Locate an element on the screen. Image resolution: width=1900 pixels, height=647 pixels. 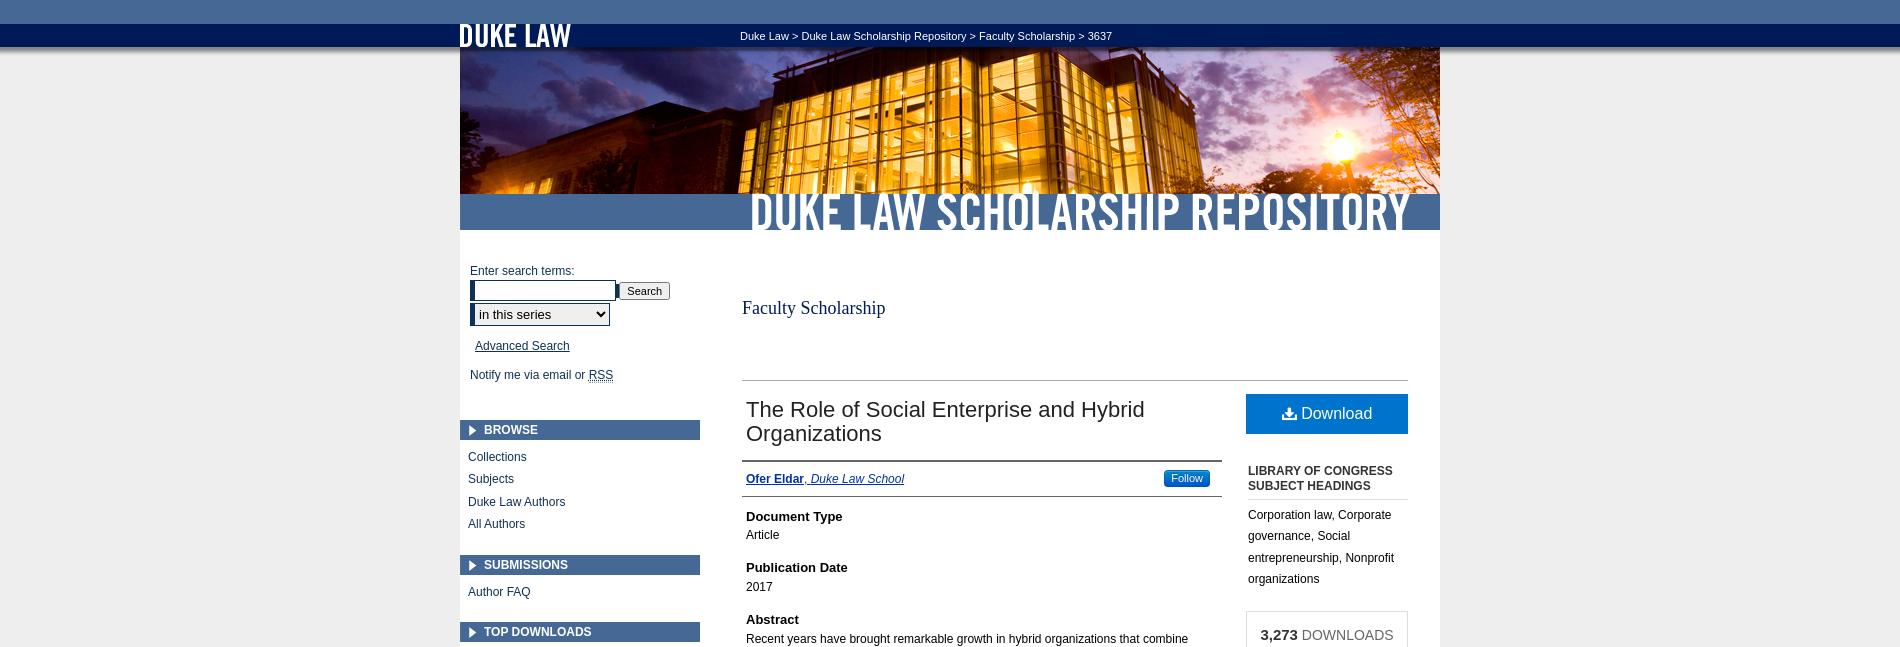
'The Role of Social Enterprise and Hybrid Organizations' is located at coordinates (944, 420).